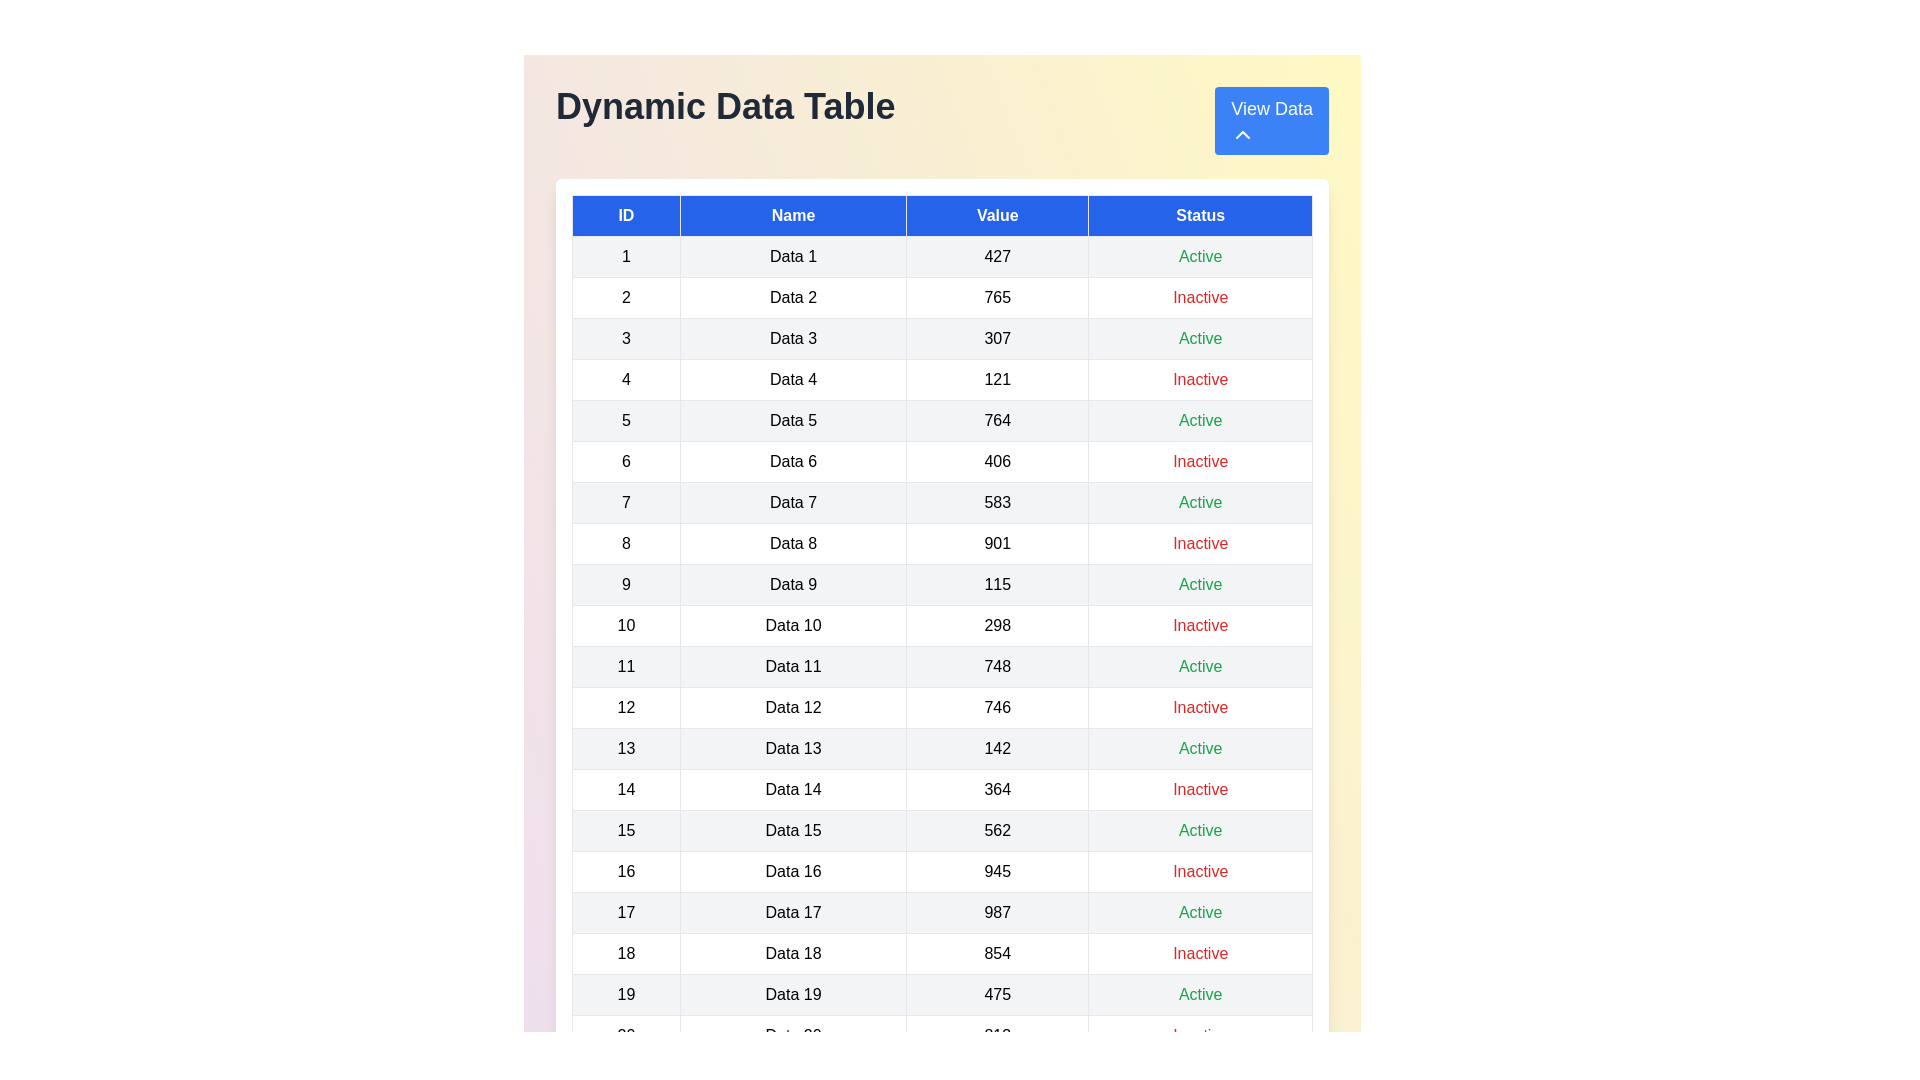 The height and width of the screenshot is (1080, 1920). I want to click on 'View Data' button to toggle the data table visibility, so click(1271, 120).